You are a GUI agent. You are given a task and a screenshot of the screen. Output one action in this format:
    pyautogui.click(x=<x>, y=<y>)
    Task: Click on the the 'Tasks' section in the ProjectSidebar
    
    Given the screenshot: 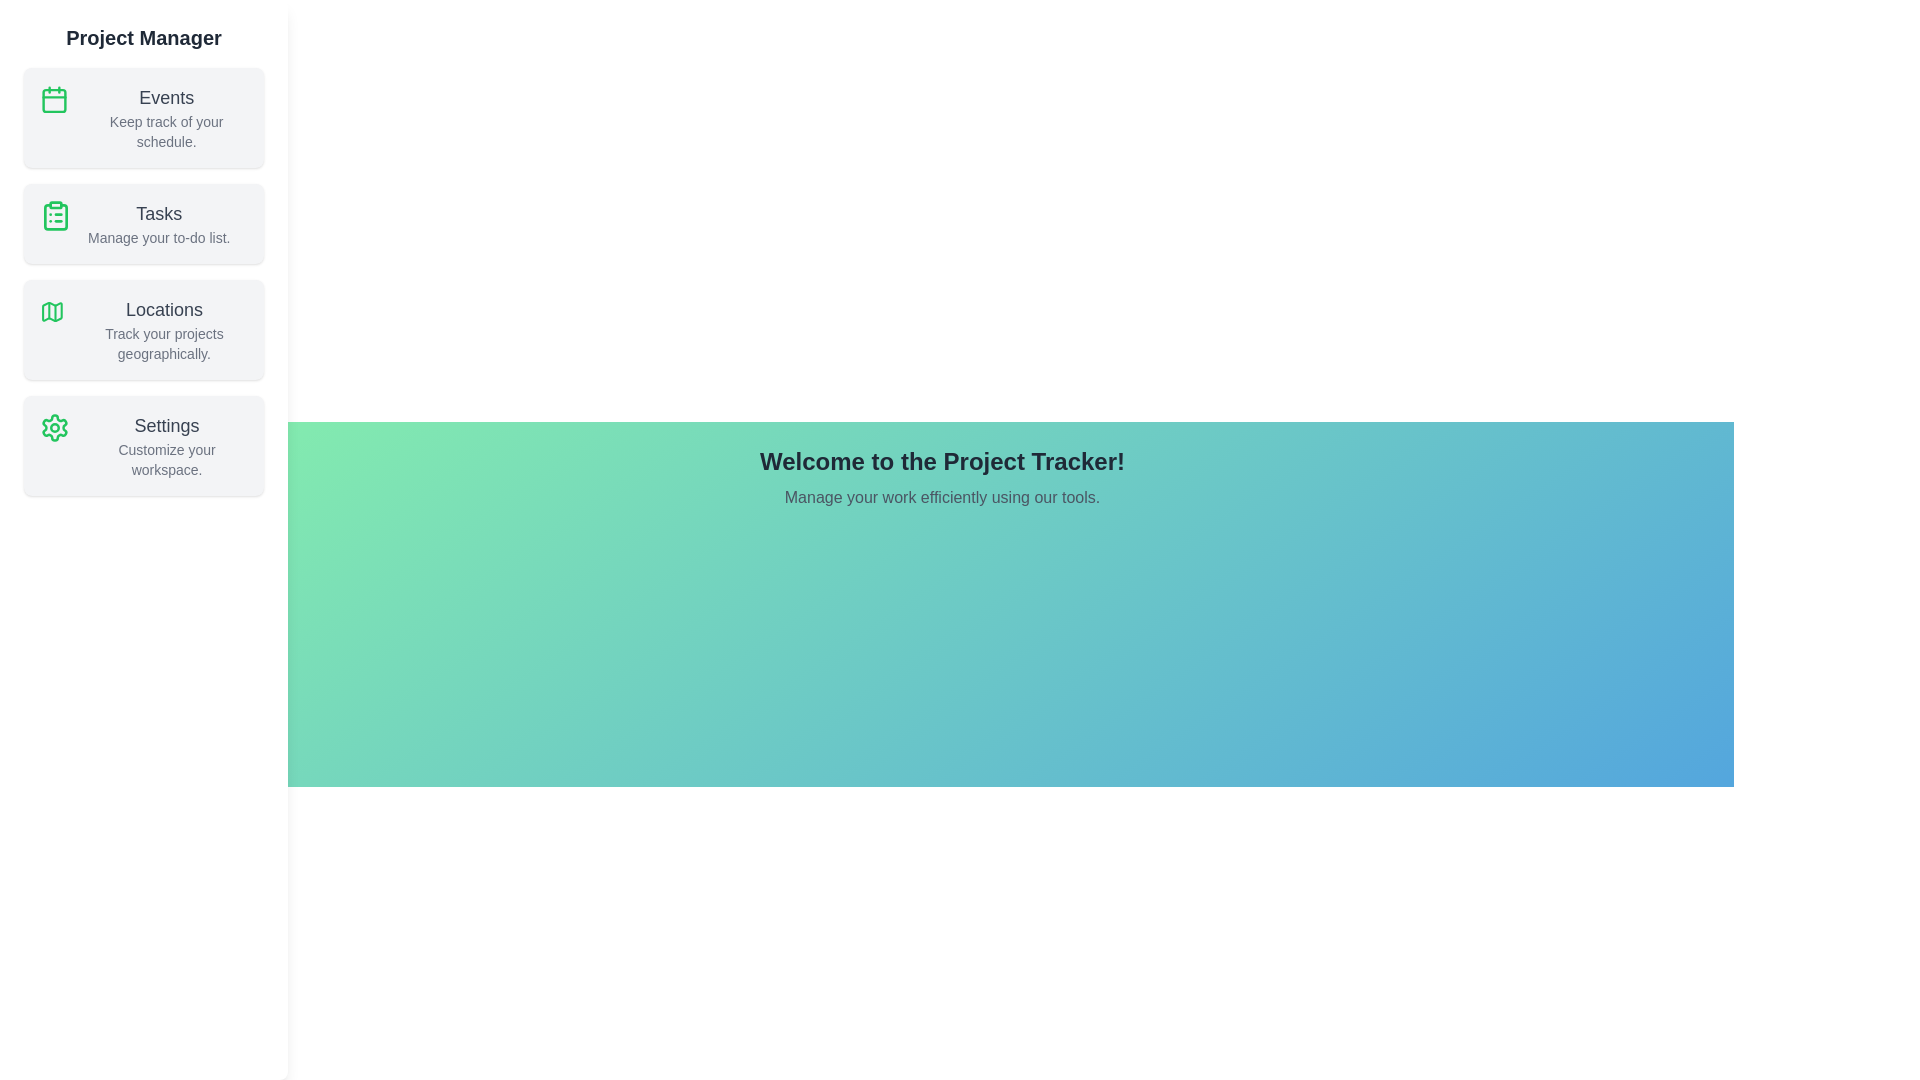 What is the action you would take?
    pyautogui.click(x=143, y=223)
    